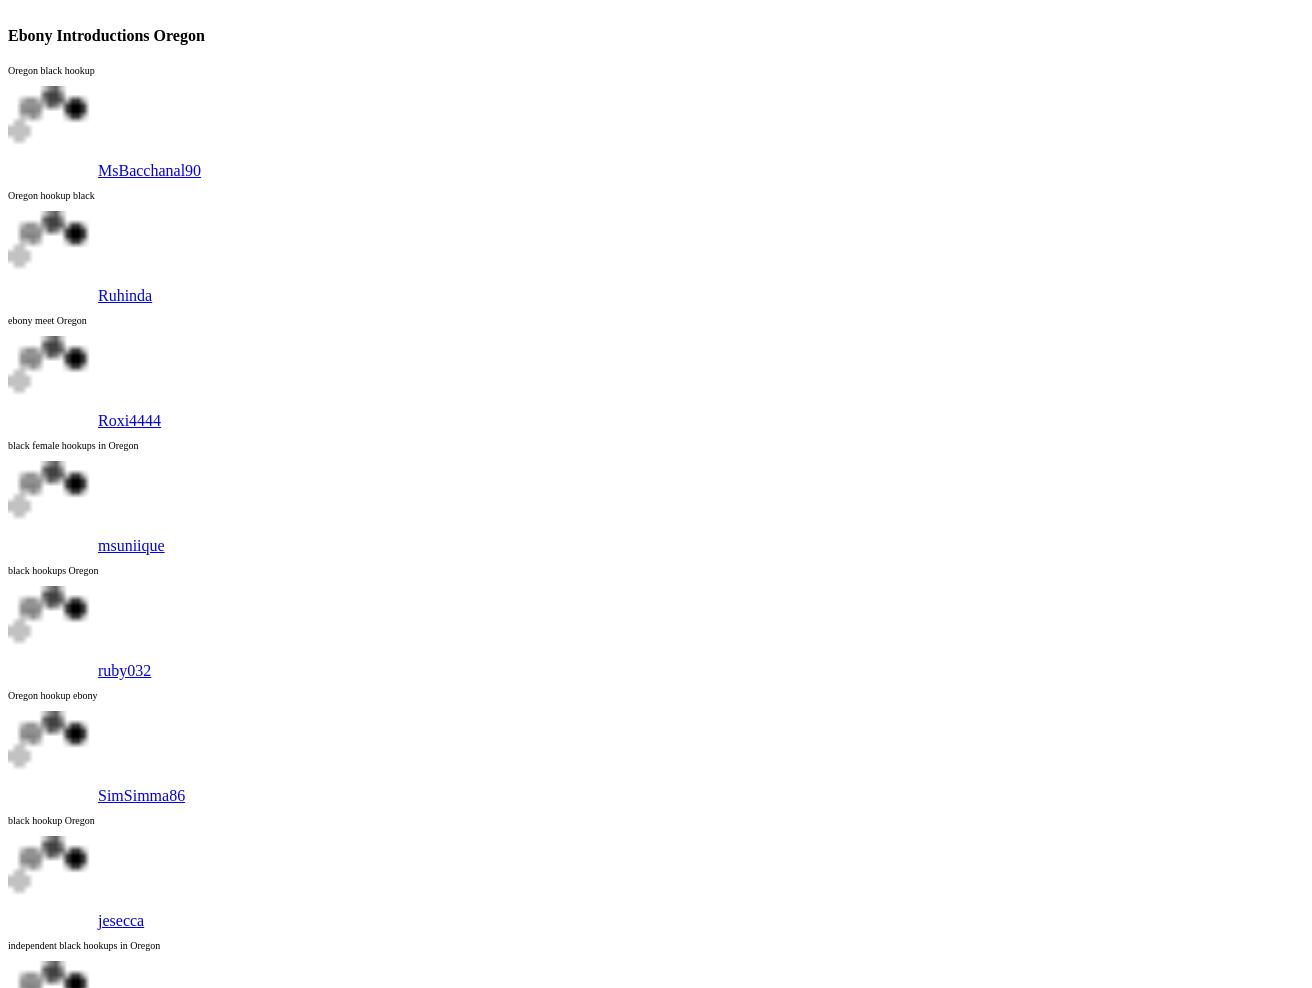 Image resolution: width=1312 pixels, height=988 pixels. I want to click on 'Woodburn', so click(48, 428).